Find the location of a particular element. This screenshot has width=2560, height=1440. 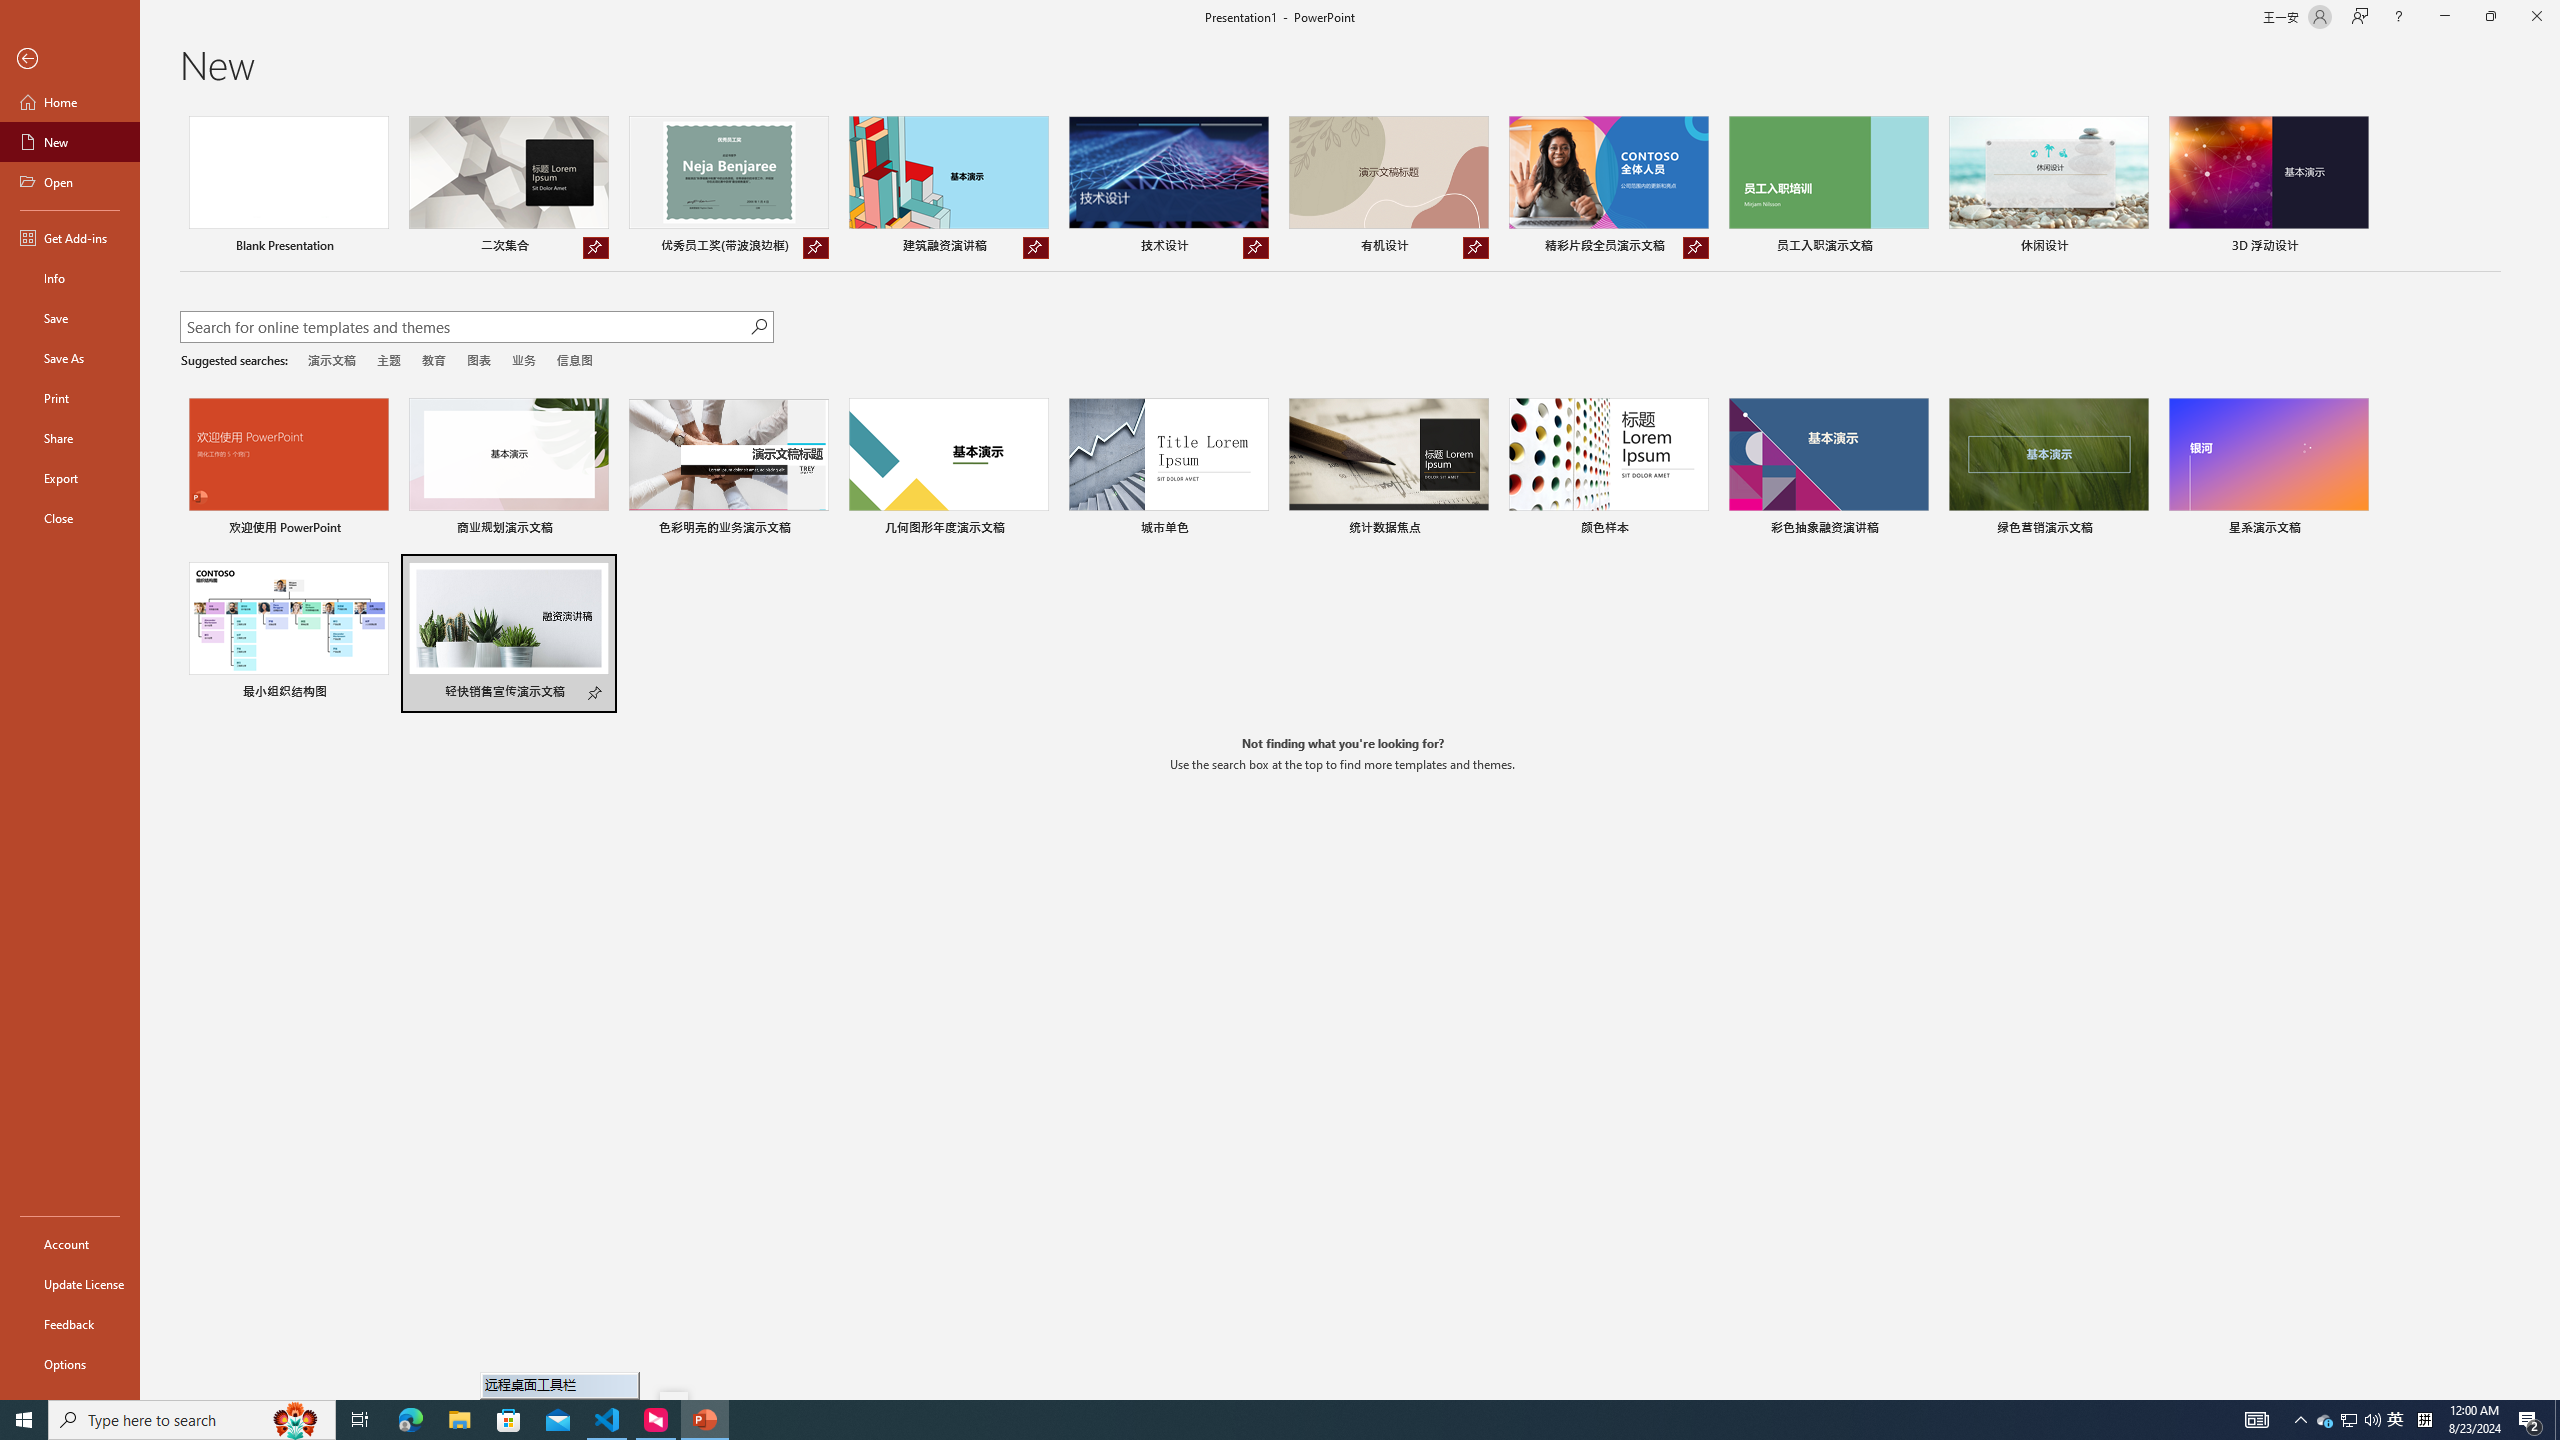

'Feedback' is located at coordinates (69, 1324).